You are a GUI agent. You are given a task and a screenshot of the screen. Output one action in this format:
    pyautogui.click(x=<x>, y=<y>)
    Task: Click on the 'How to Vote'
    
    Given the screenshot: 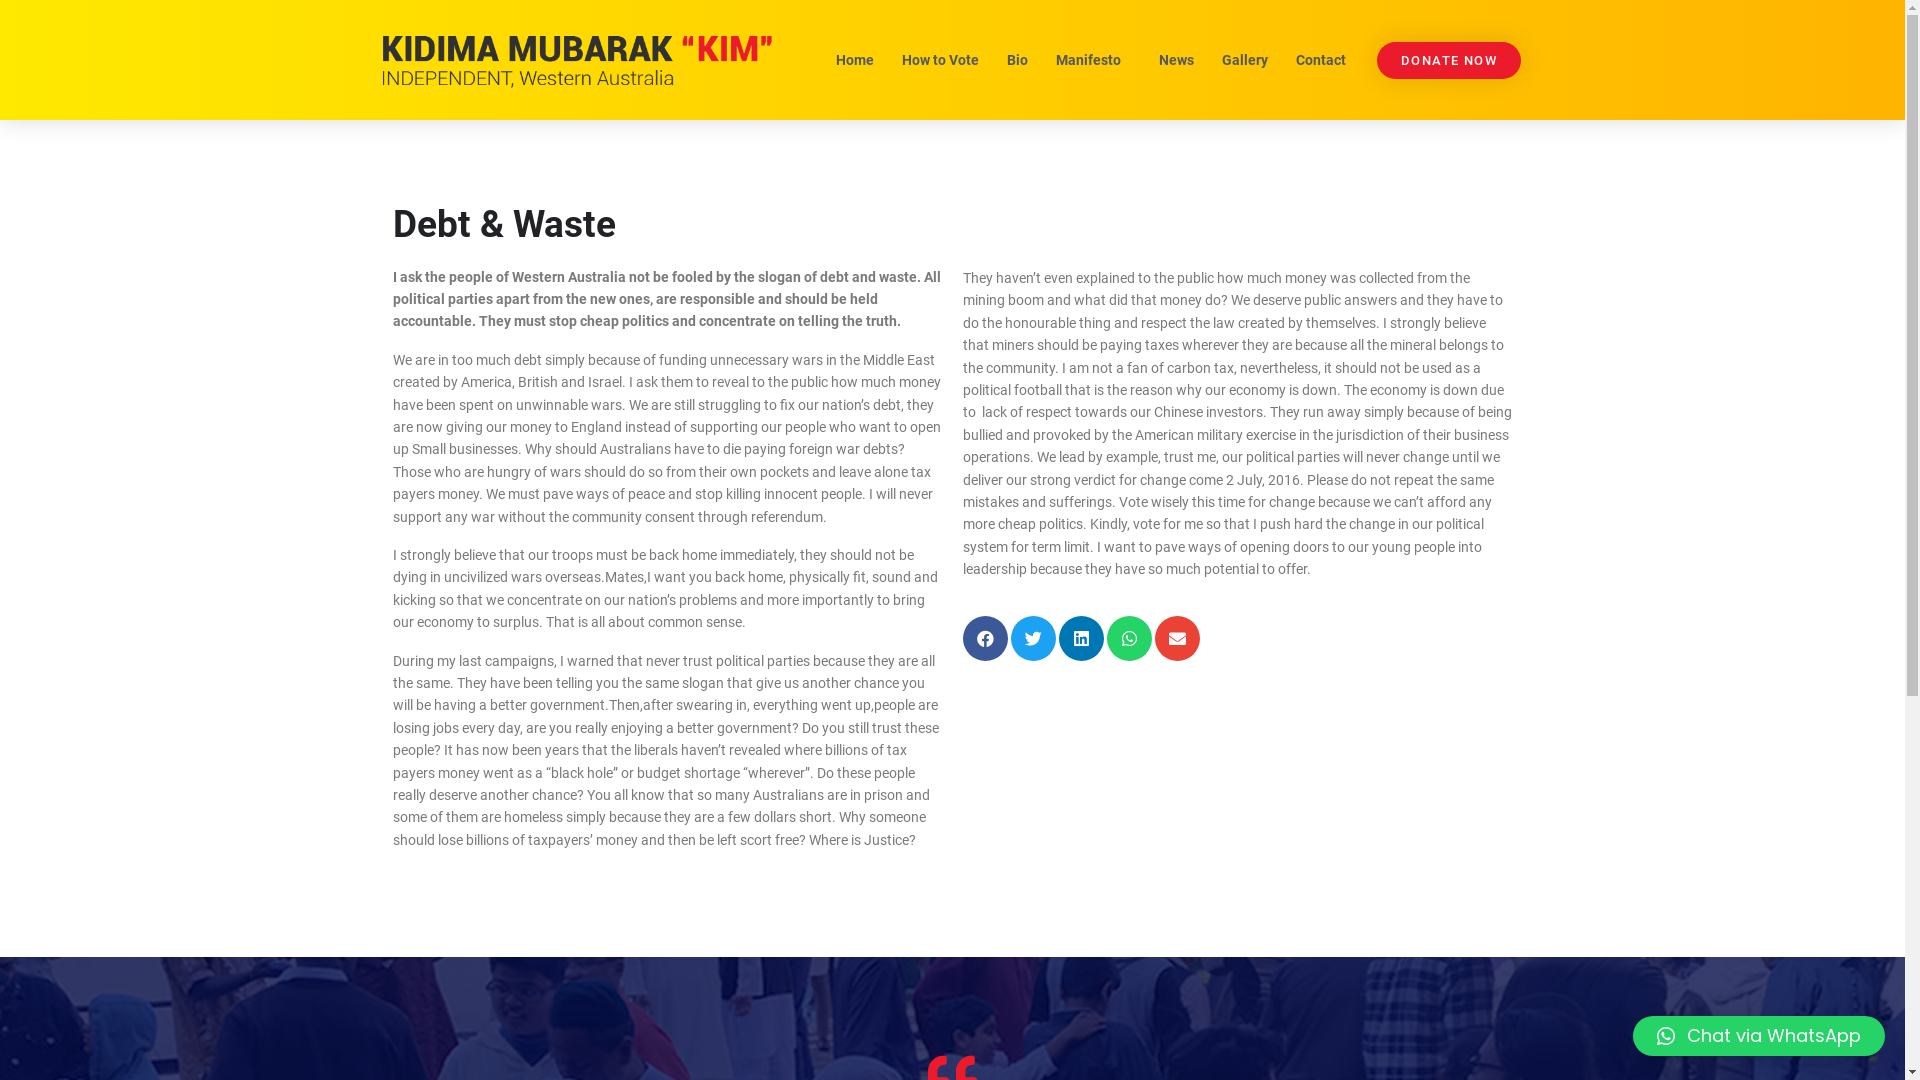 What is the action you would take?
    pyautogui.click(x=888, y=59)
    